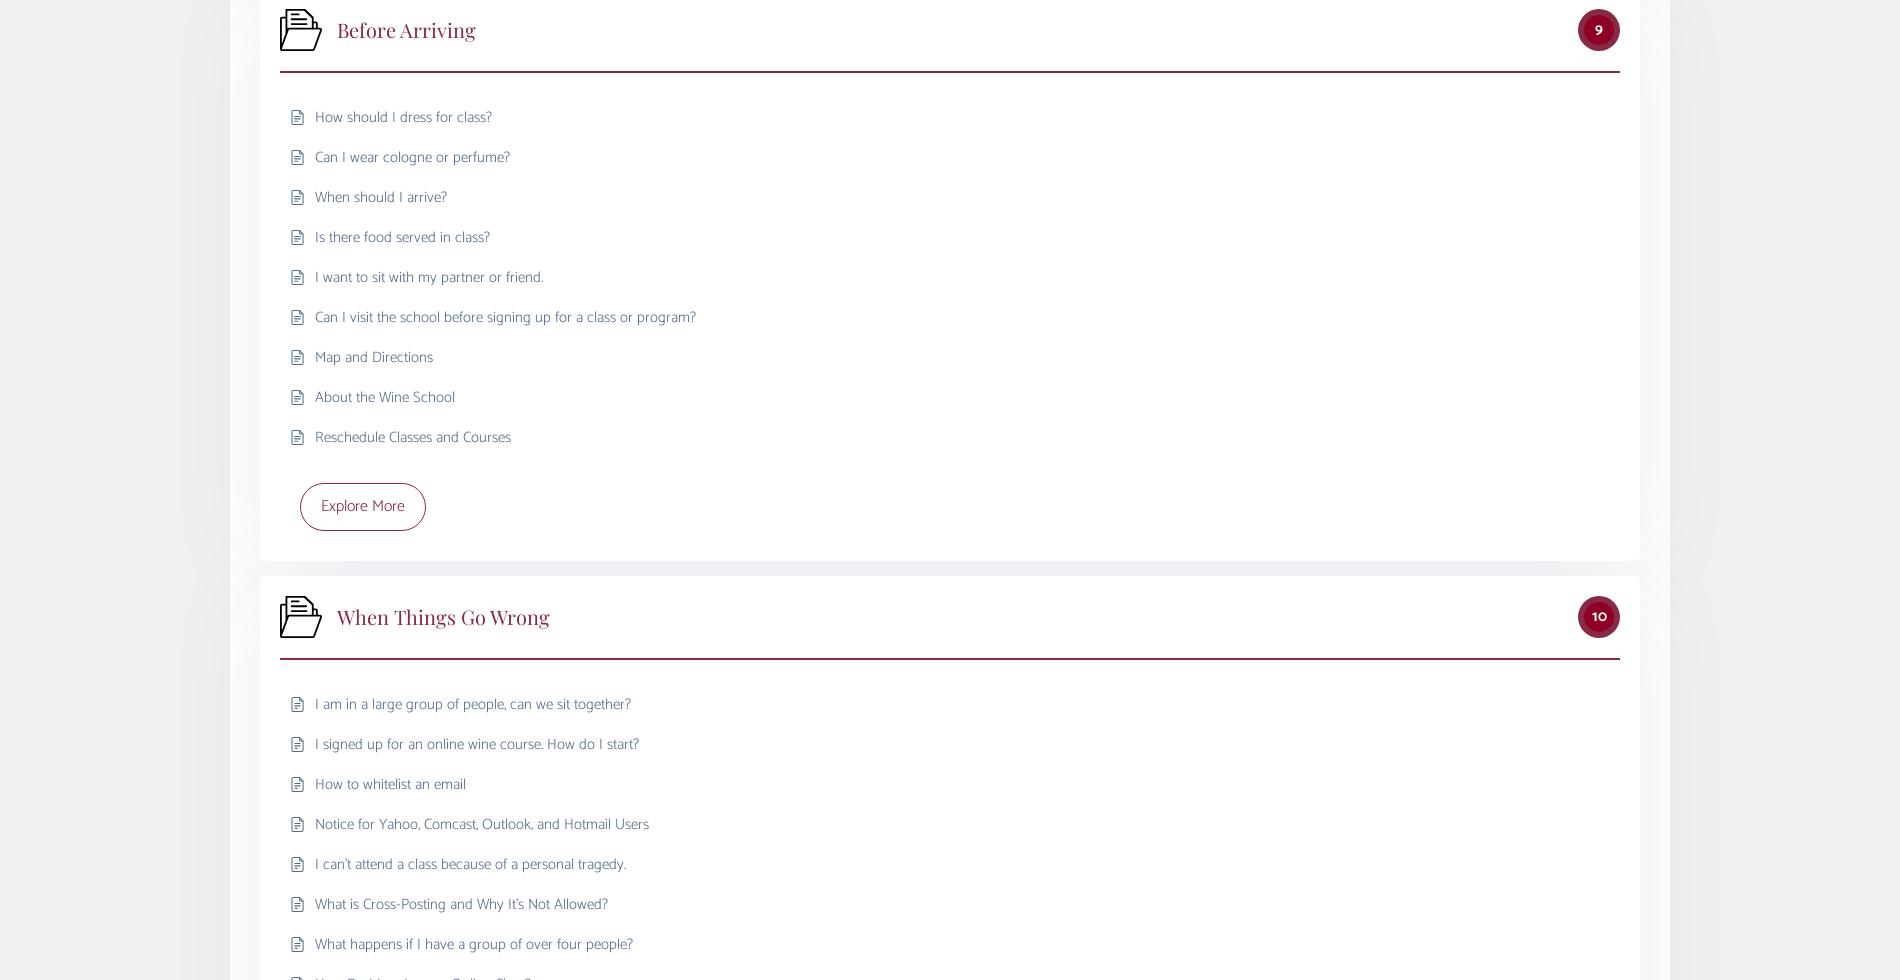  I want to click on '10', so click(1598, 615).